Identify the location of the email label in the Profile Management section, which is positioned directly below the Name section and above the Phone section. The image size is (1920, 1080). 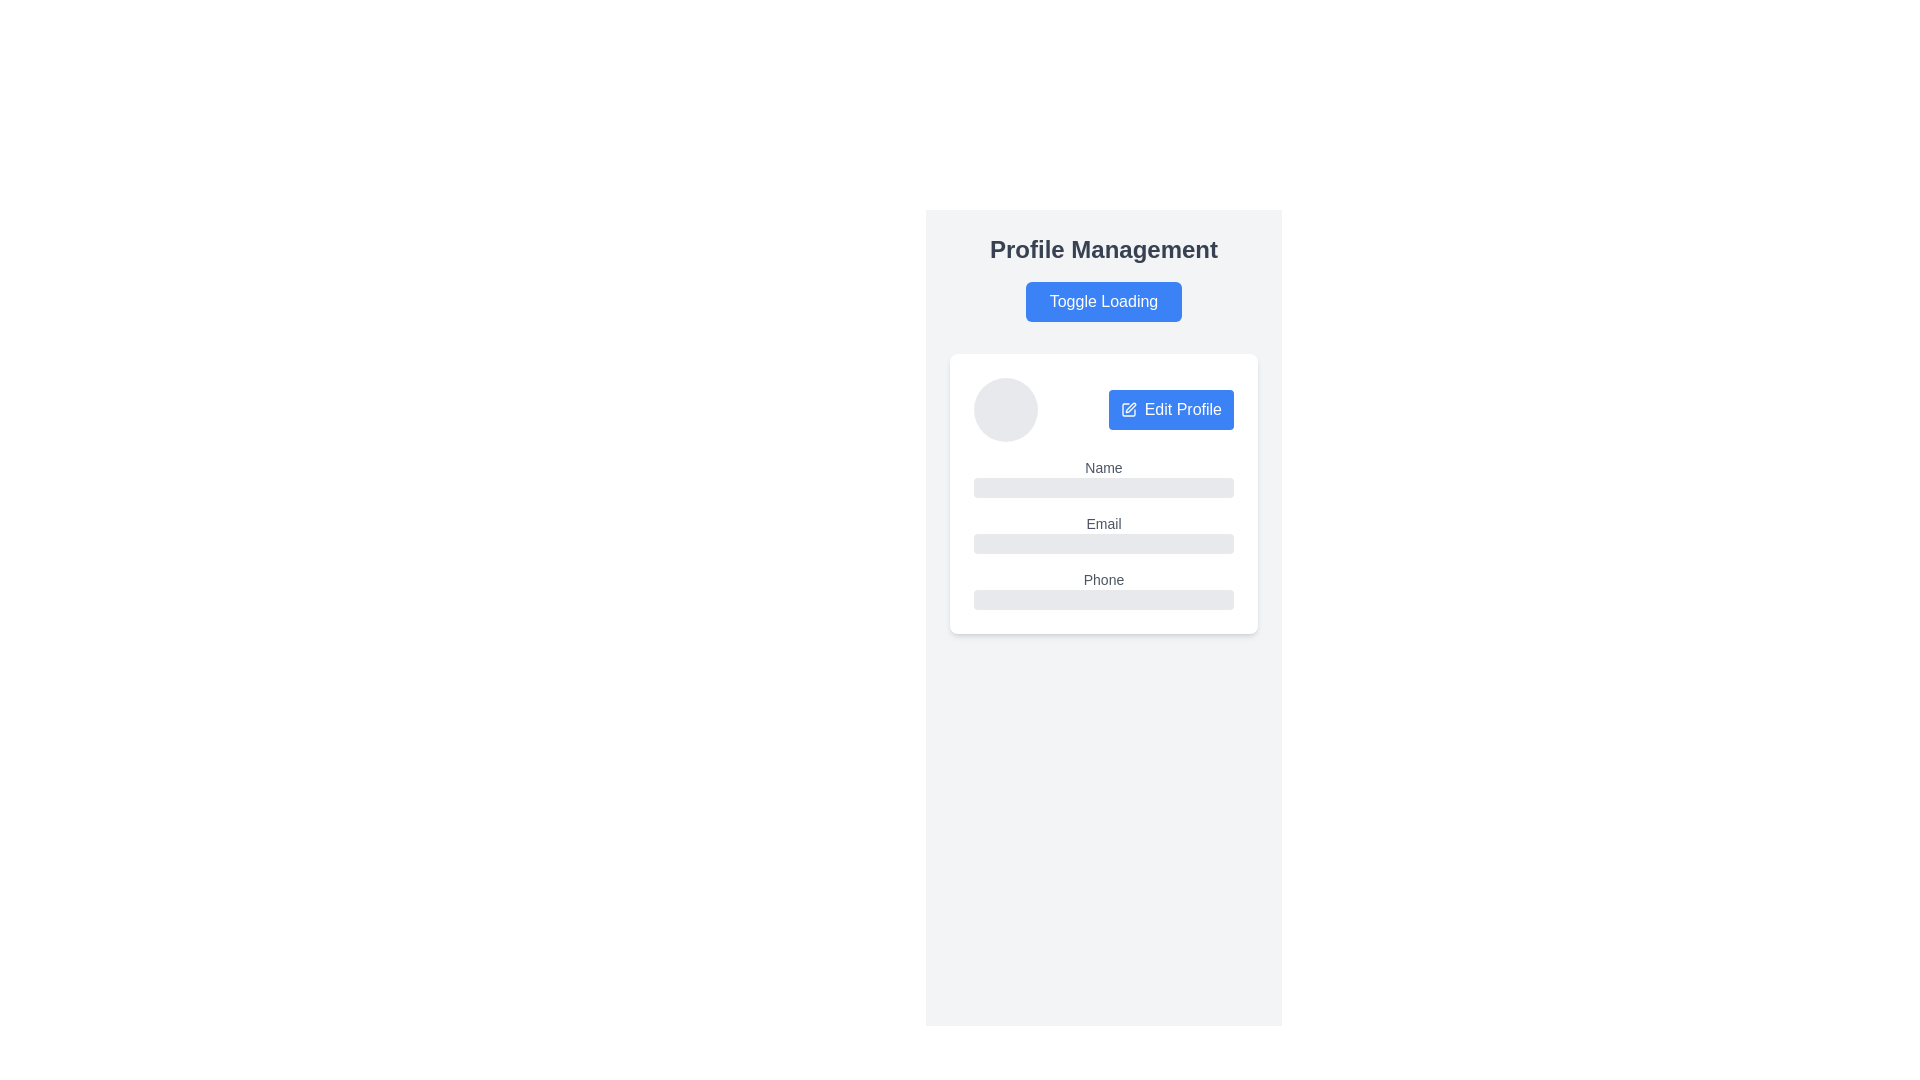
(1103, 532).